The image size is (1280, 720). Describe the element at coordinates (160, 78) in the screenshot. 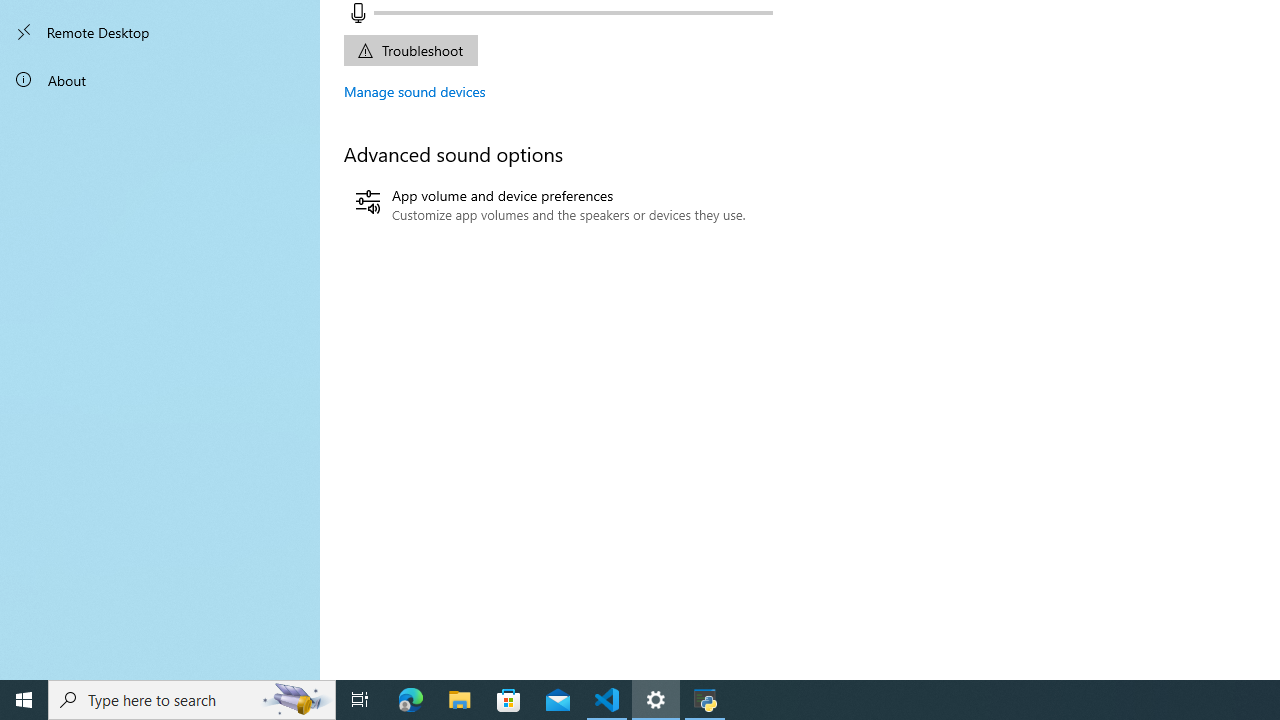

I see `'About'` at that location.